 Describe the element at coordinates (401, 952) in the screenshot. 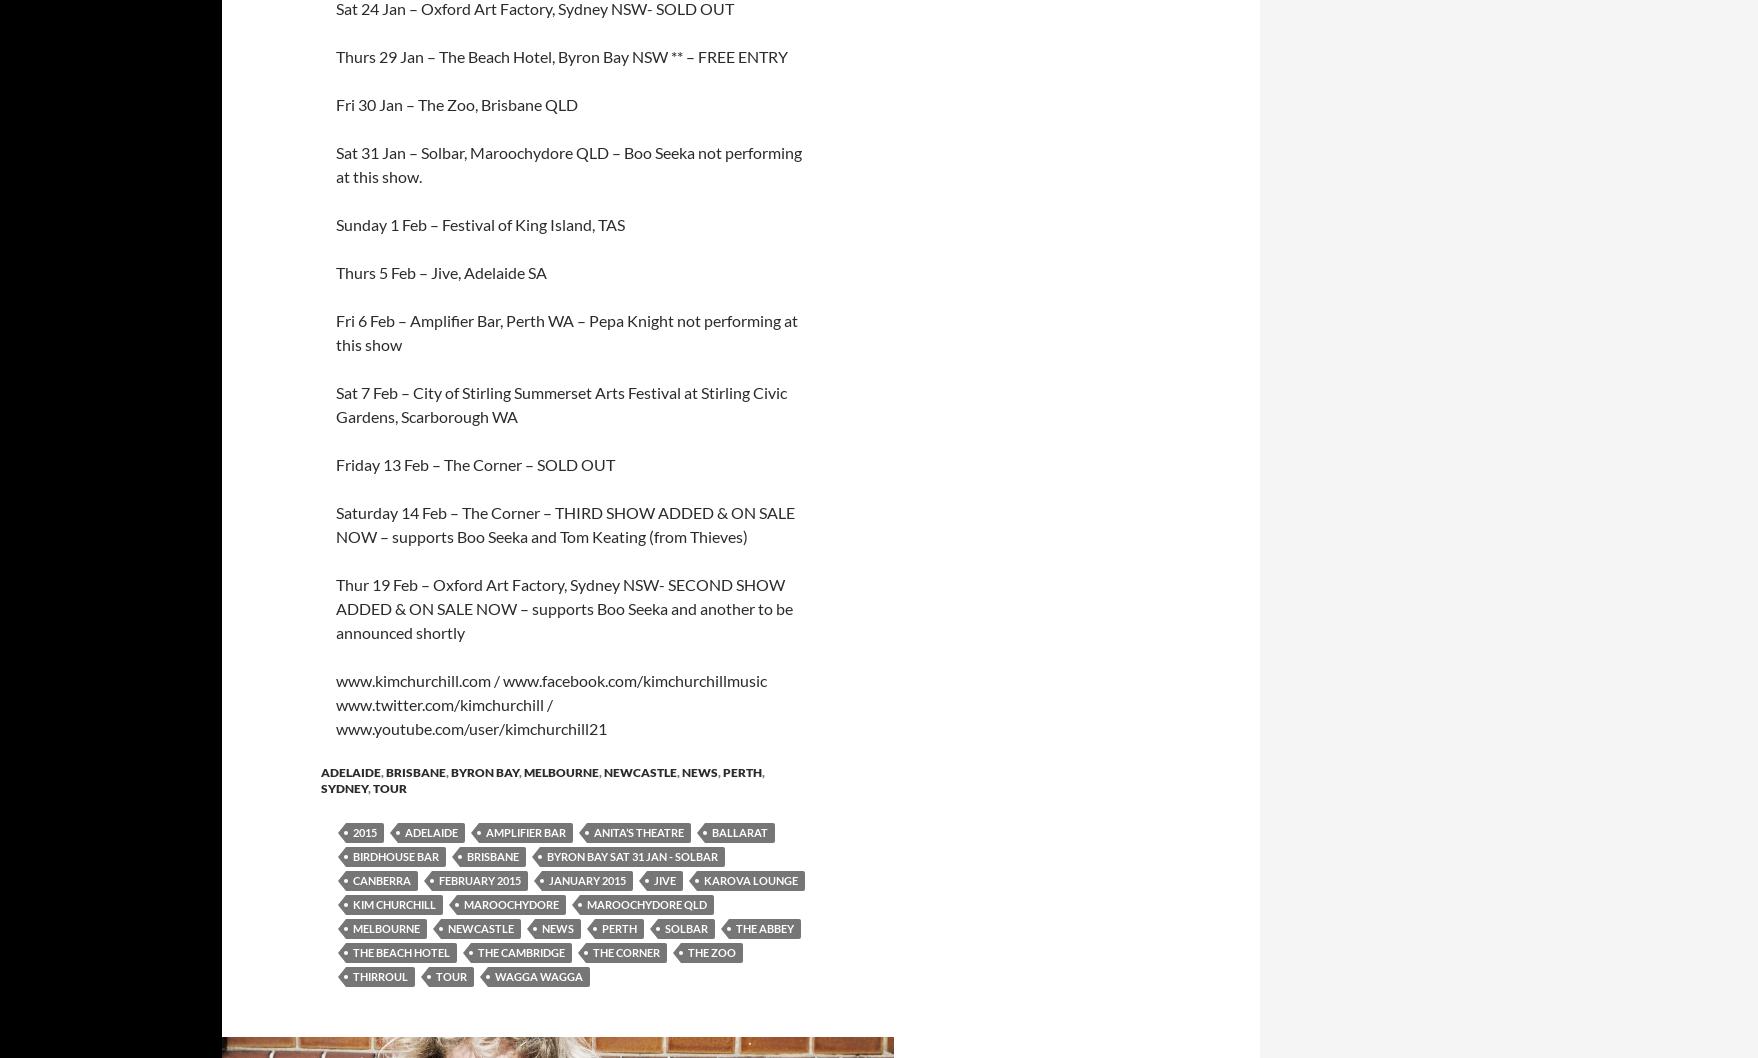

I see `'The Beach Hotel'` at that location.